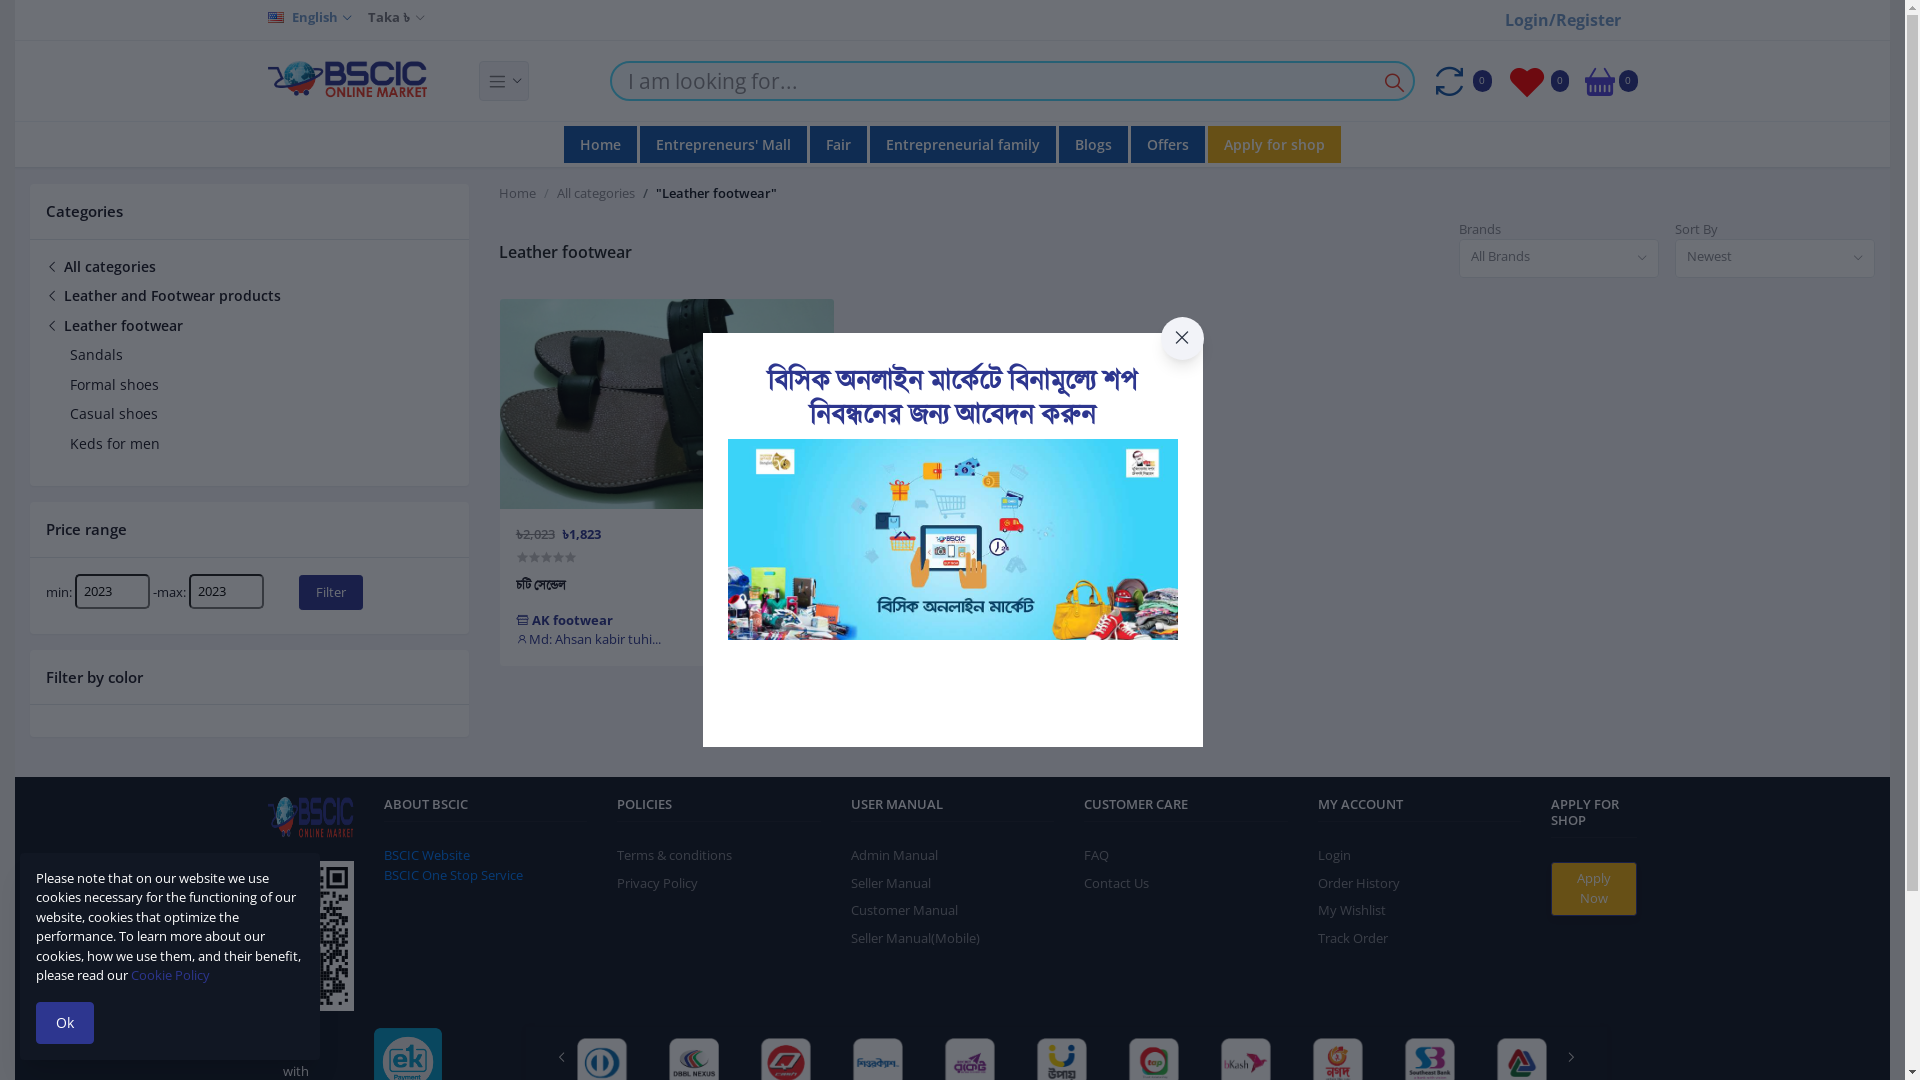 Image resolution: width=1920 pixels, height=1080 pixels. What do you see at coordinates (587, 639) in the screenshot?
I see `'Md: Ahsan kabir tuhi...'` at bounding box center [587, 639].